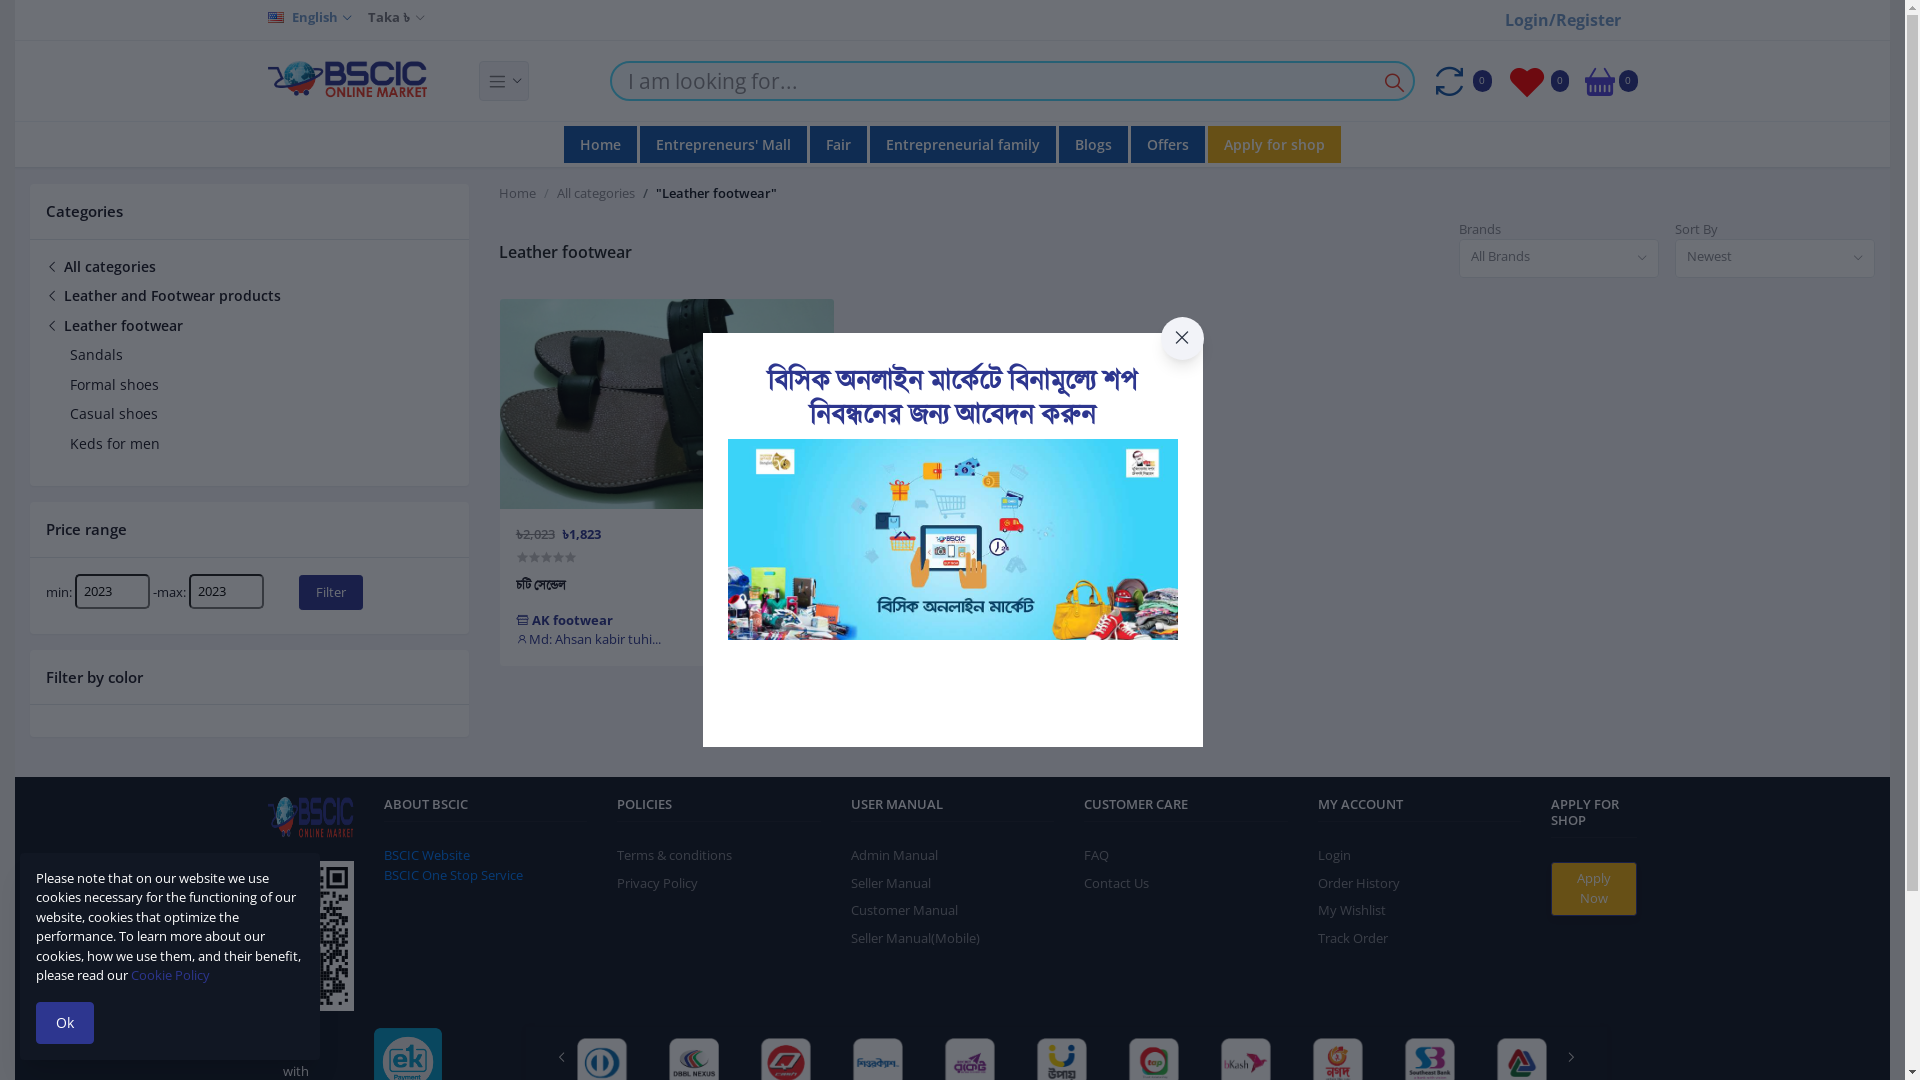 Image resolution: width=1920 pixels, height=1080 pixels. What do you see at coordinates (587, 639) in the screenshot?
I see `'Md: Ahsan kabir tuhi...'` at bounding box center [587, 639].